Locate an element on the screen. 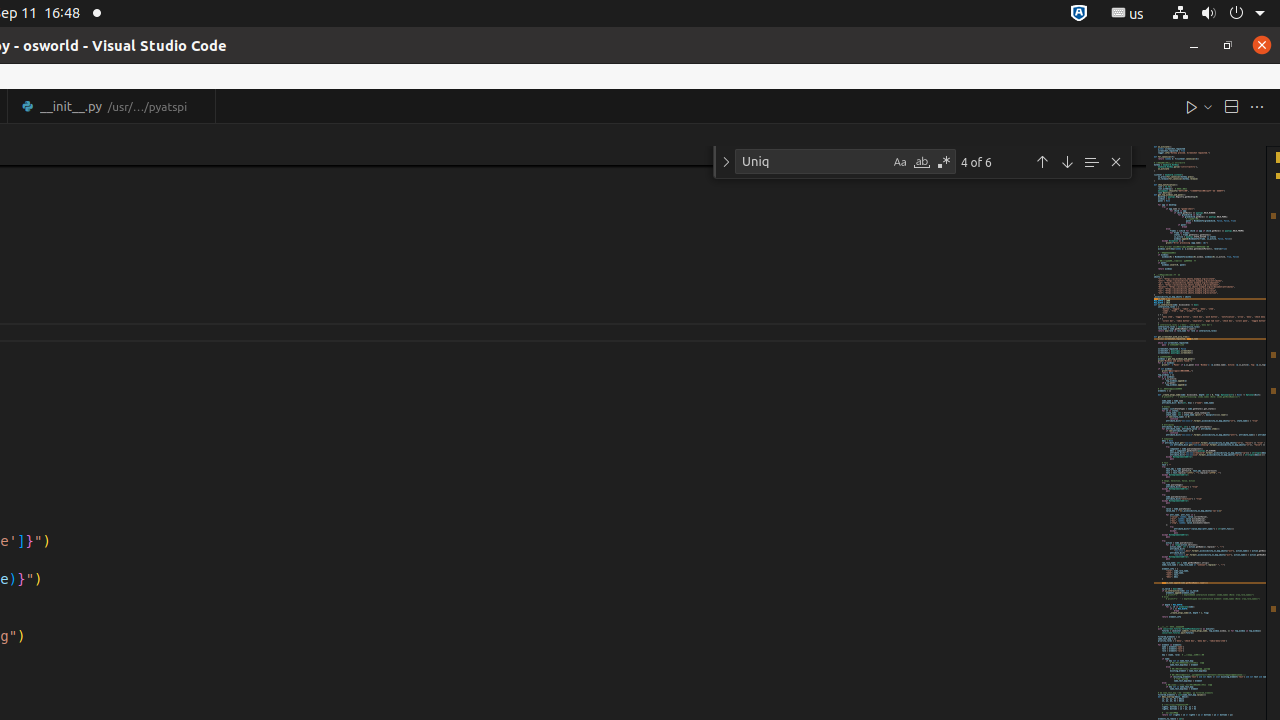 This screenshot has width=1280, height=720. 'Toggle Replace' is located at coordinates (725, 161).